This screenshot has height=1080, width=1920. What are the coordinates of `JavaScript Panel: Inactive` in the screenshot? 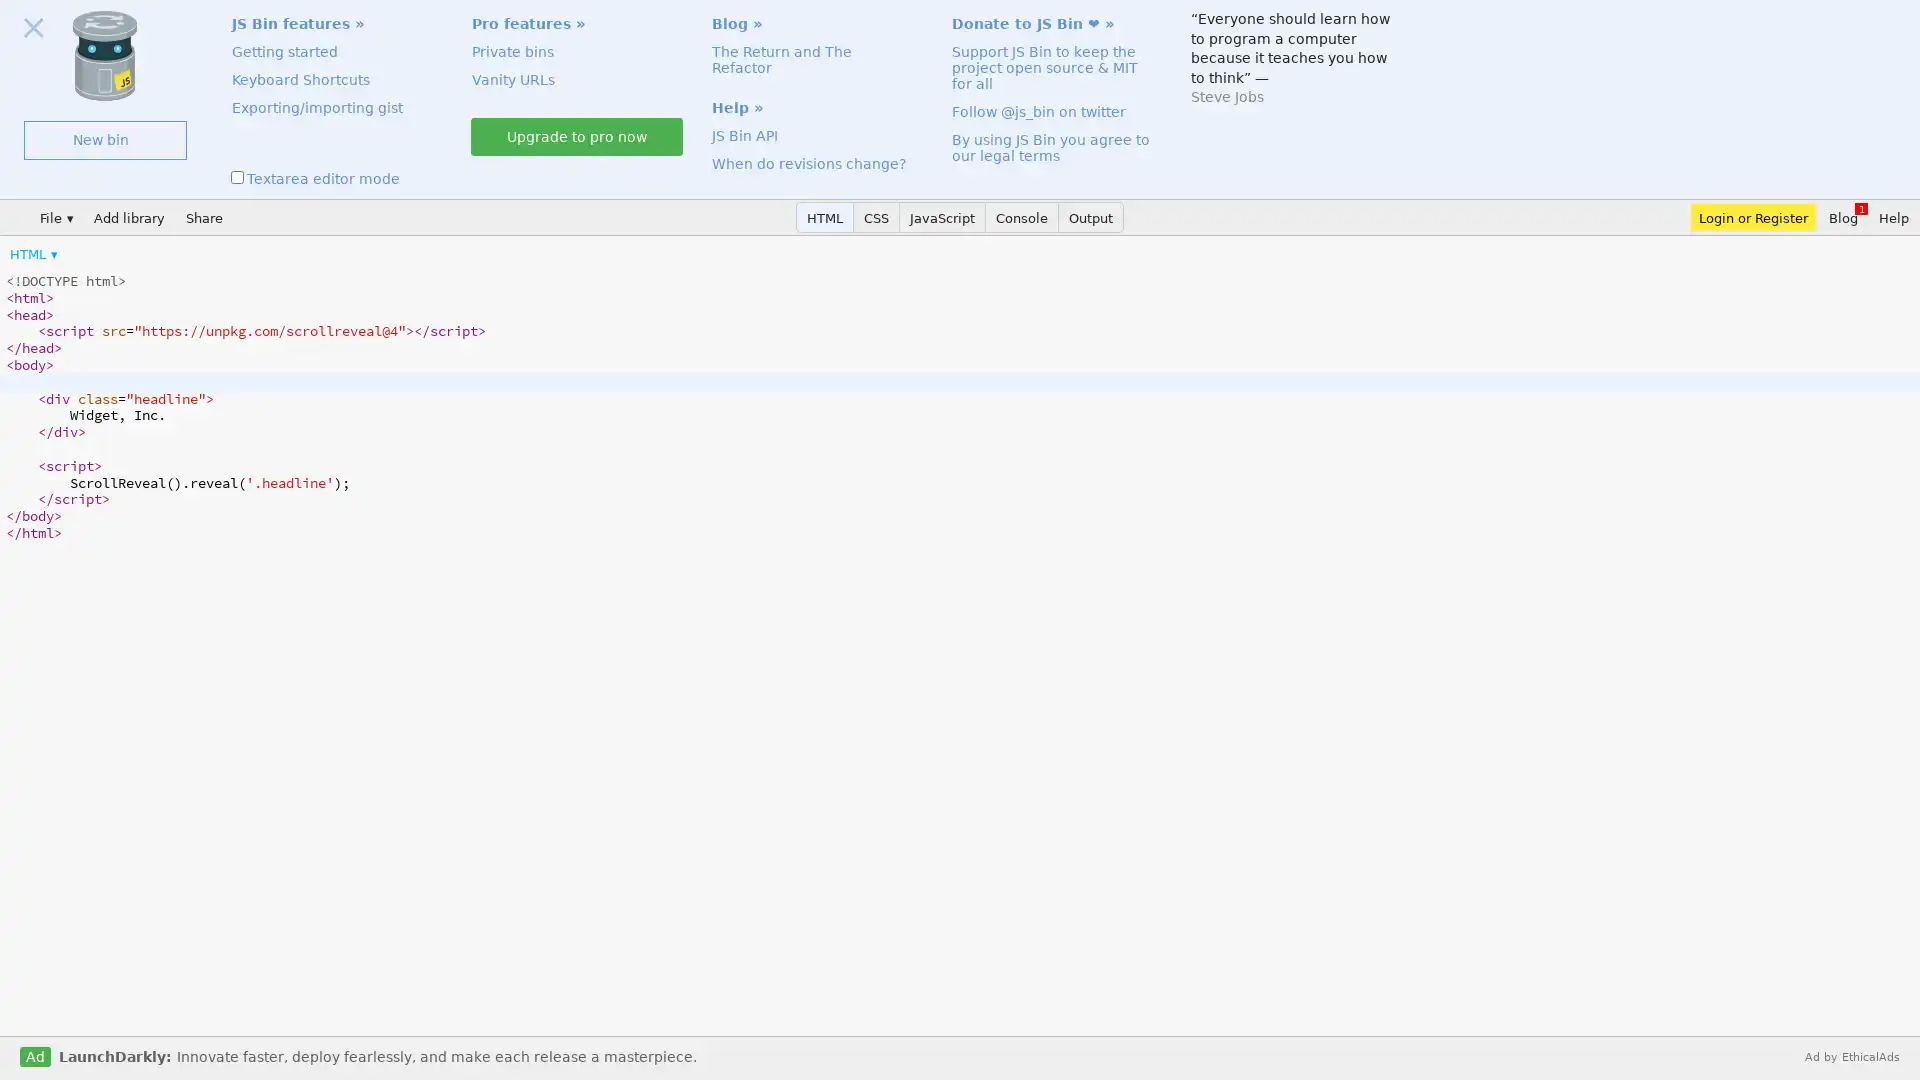 It's located at (941, 217).